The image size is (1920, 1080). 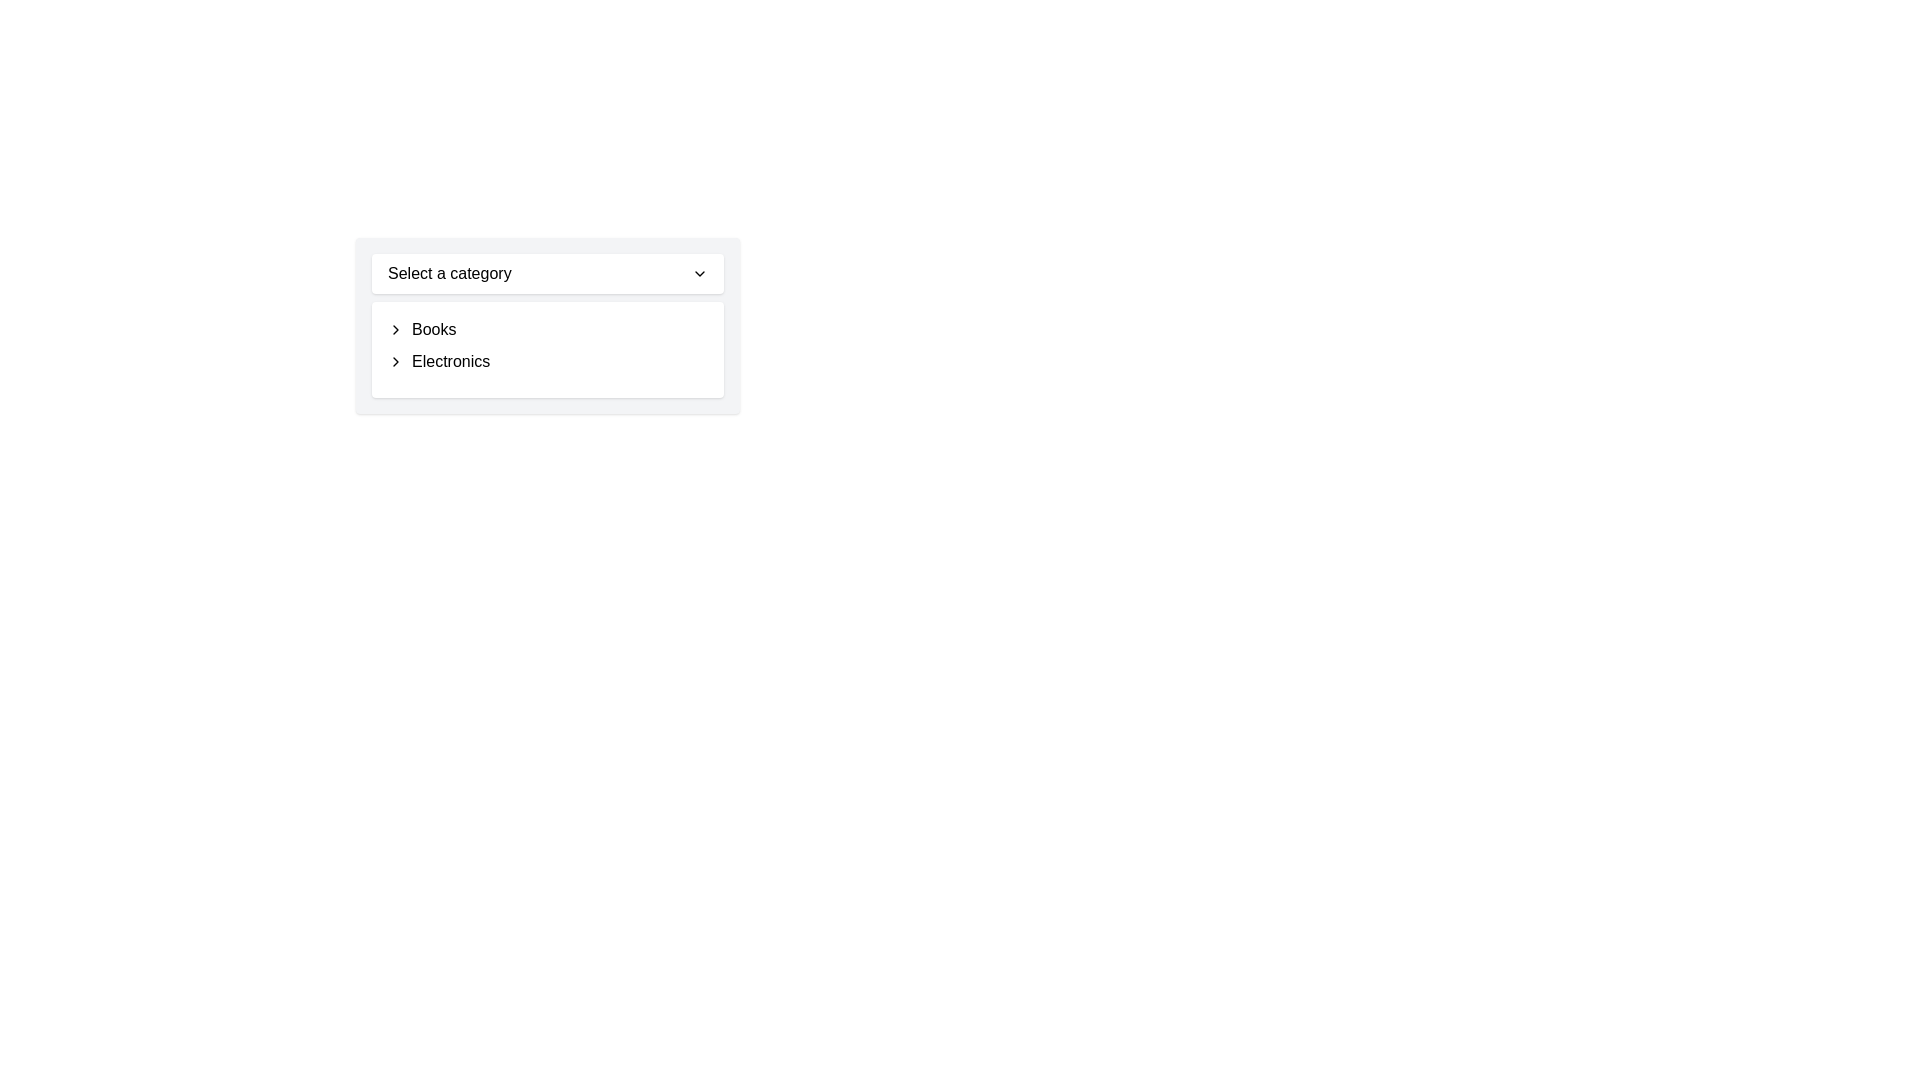 What do you see at coordinates (395, 329) in the screenshot?
I see `the chevron icon located to the left of the 'Books' text in the category dropdown menu` at bounding box center [395, 329].